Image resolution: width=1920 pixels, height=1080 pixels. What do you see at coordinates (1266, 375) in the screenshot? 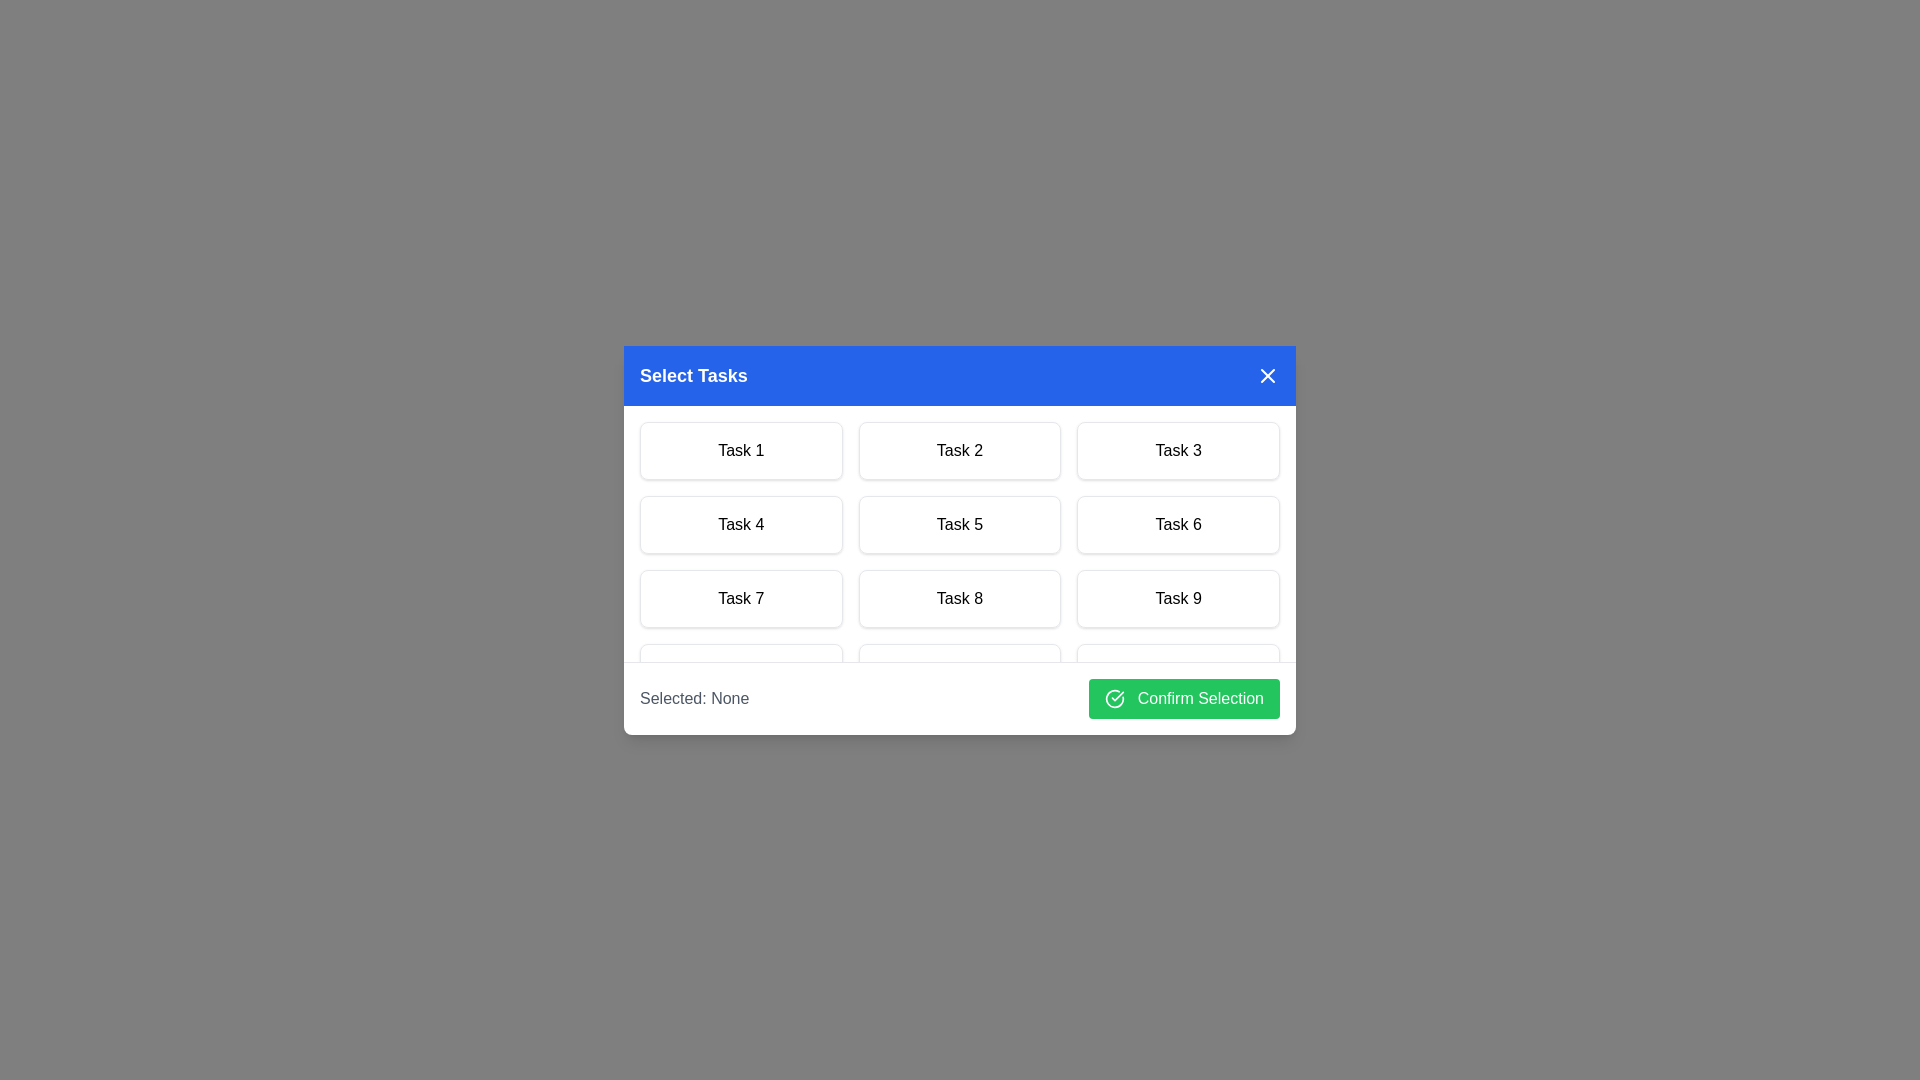
I see `the close button in the dialog header to toggle its visibility` at bounding box center [1266, 375].